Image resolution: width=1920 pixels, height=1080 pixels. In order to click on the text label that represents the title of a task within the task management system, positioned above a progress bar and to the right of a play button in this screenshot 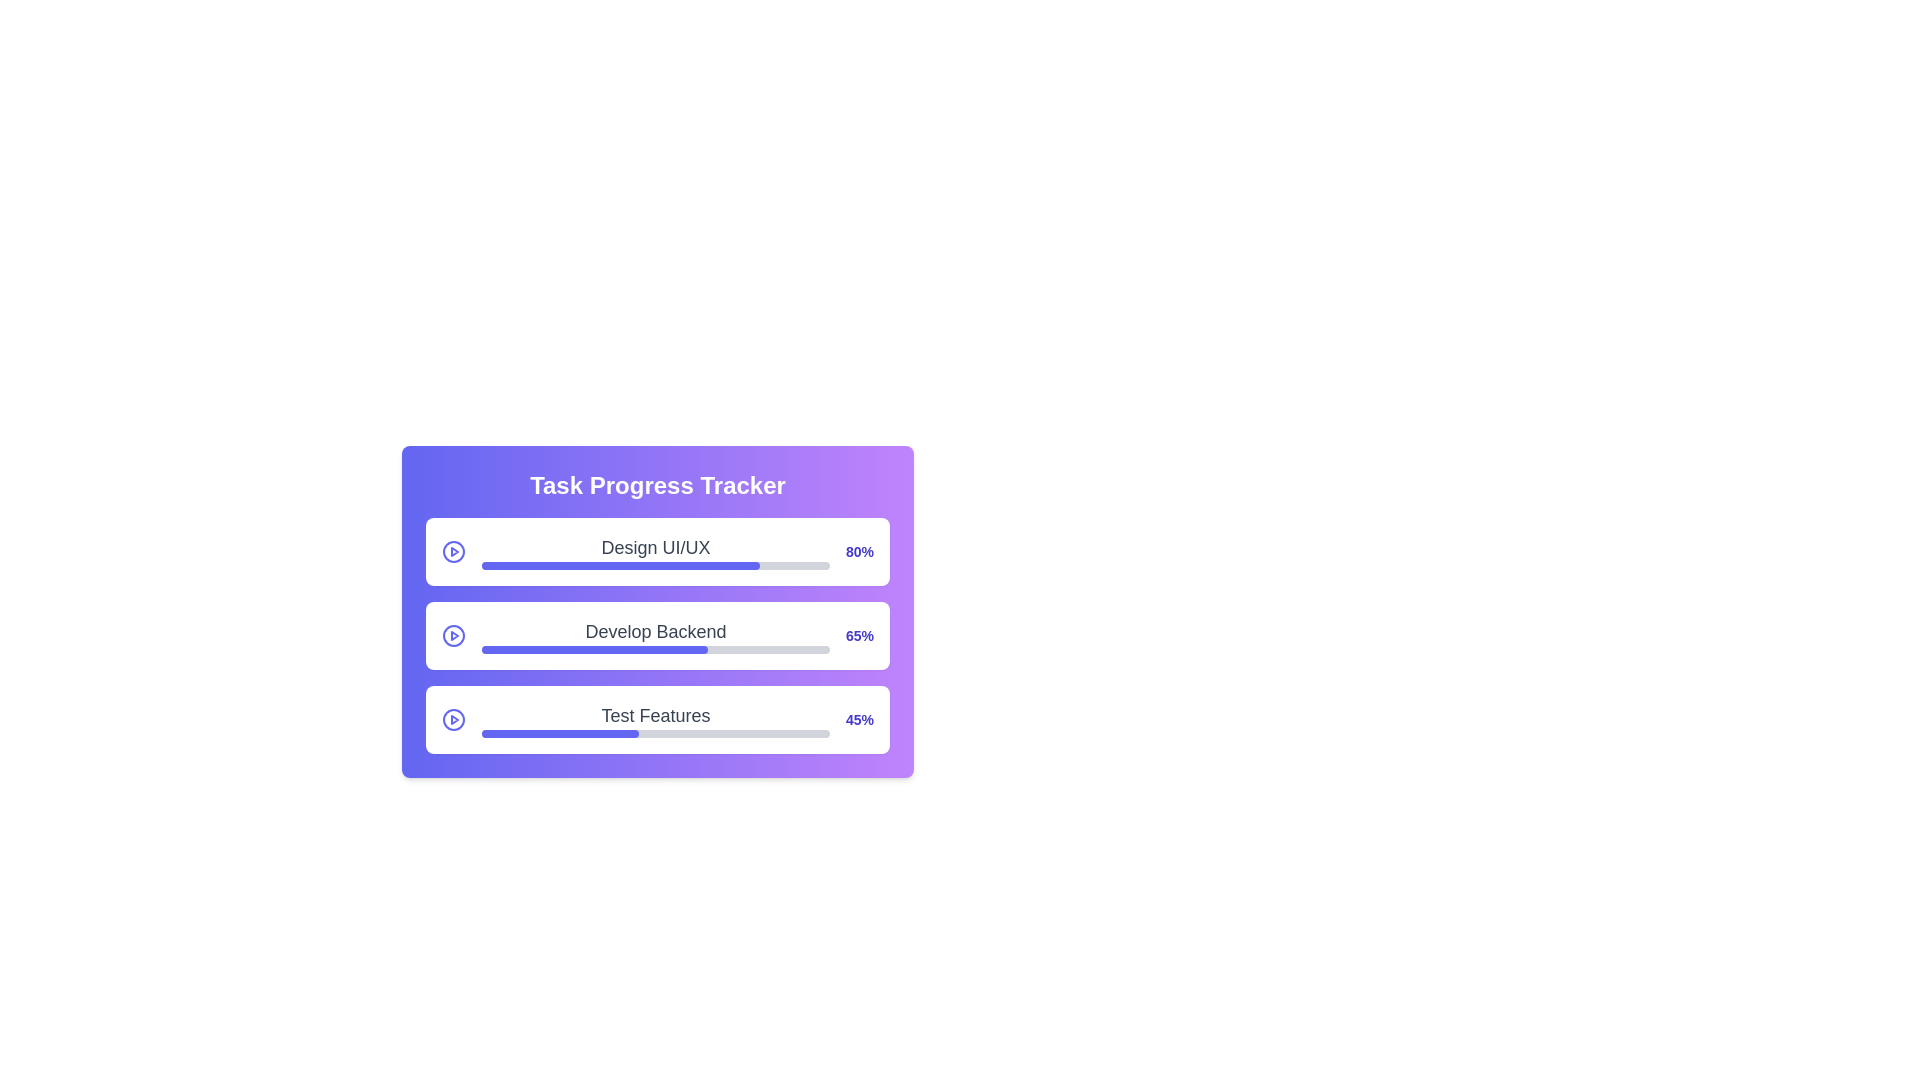, I will do `click(656, 547)`.